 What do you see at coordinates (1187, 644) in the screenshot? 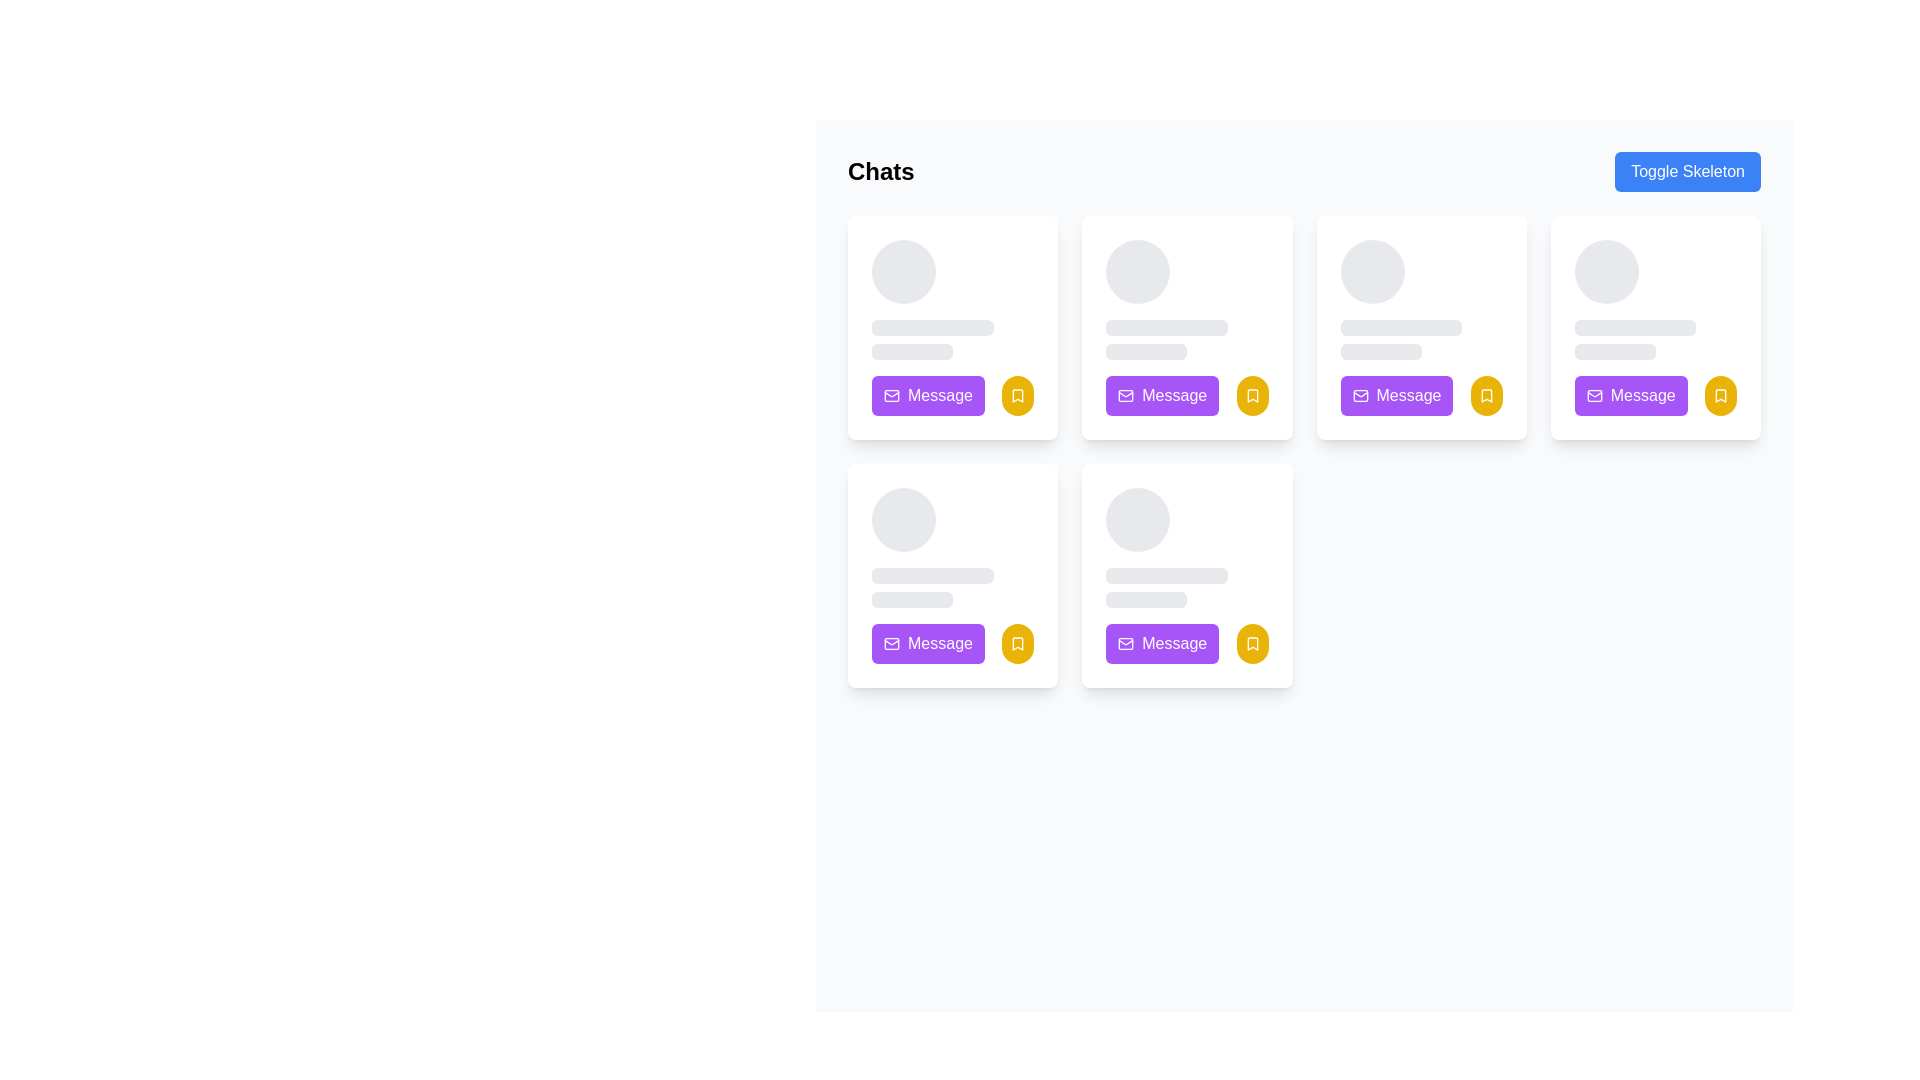
I see `the purple 'Message' button with a mail icon located in the bottom row, first column of the card layout to initiate a message` at bounding box center [1187, 644].